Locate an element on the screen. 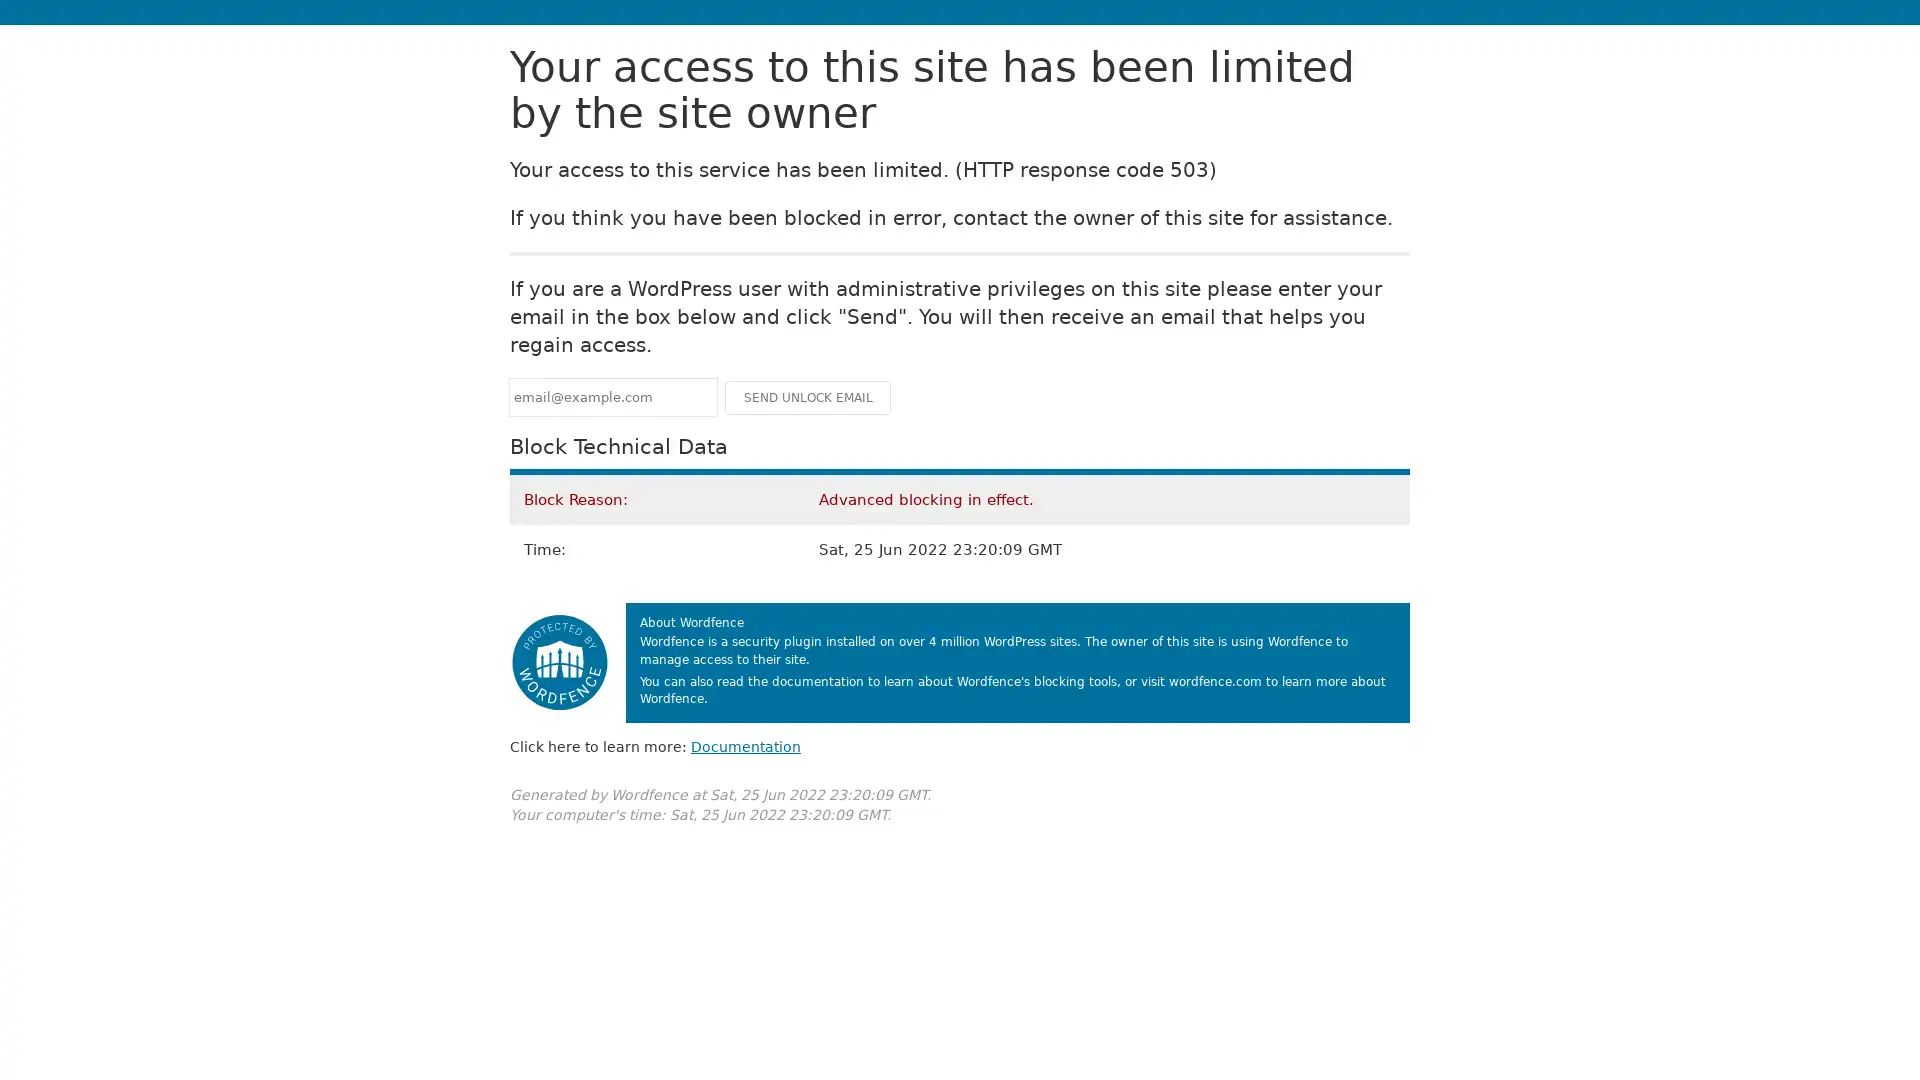  Send Unlock Email is located at coordinates (807, 397).